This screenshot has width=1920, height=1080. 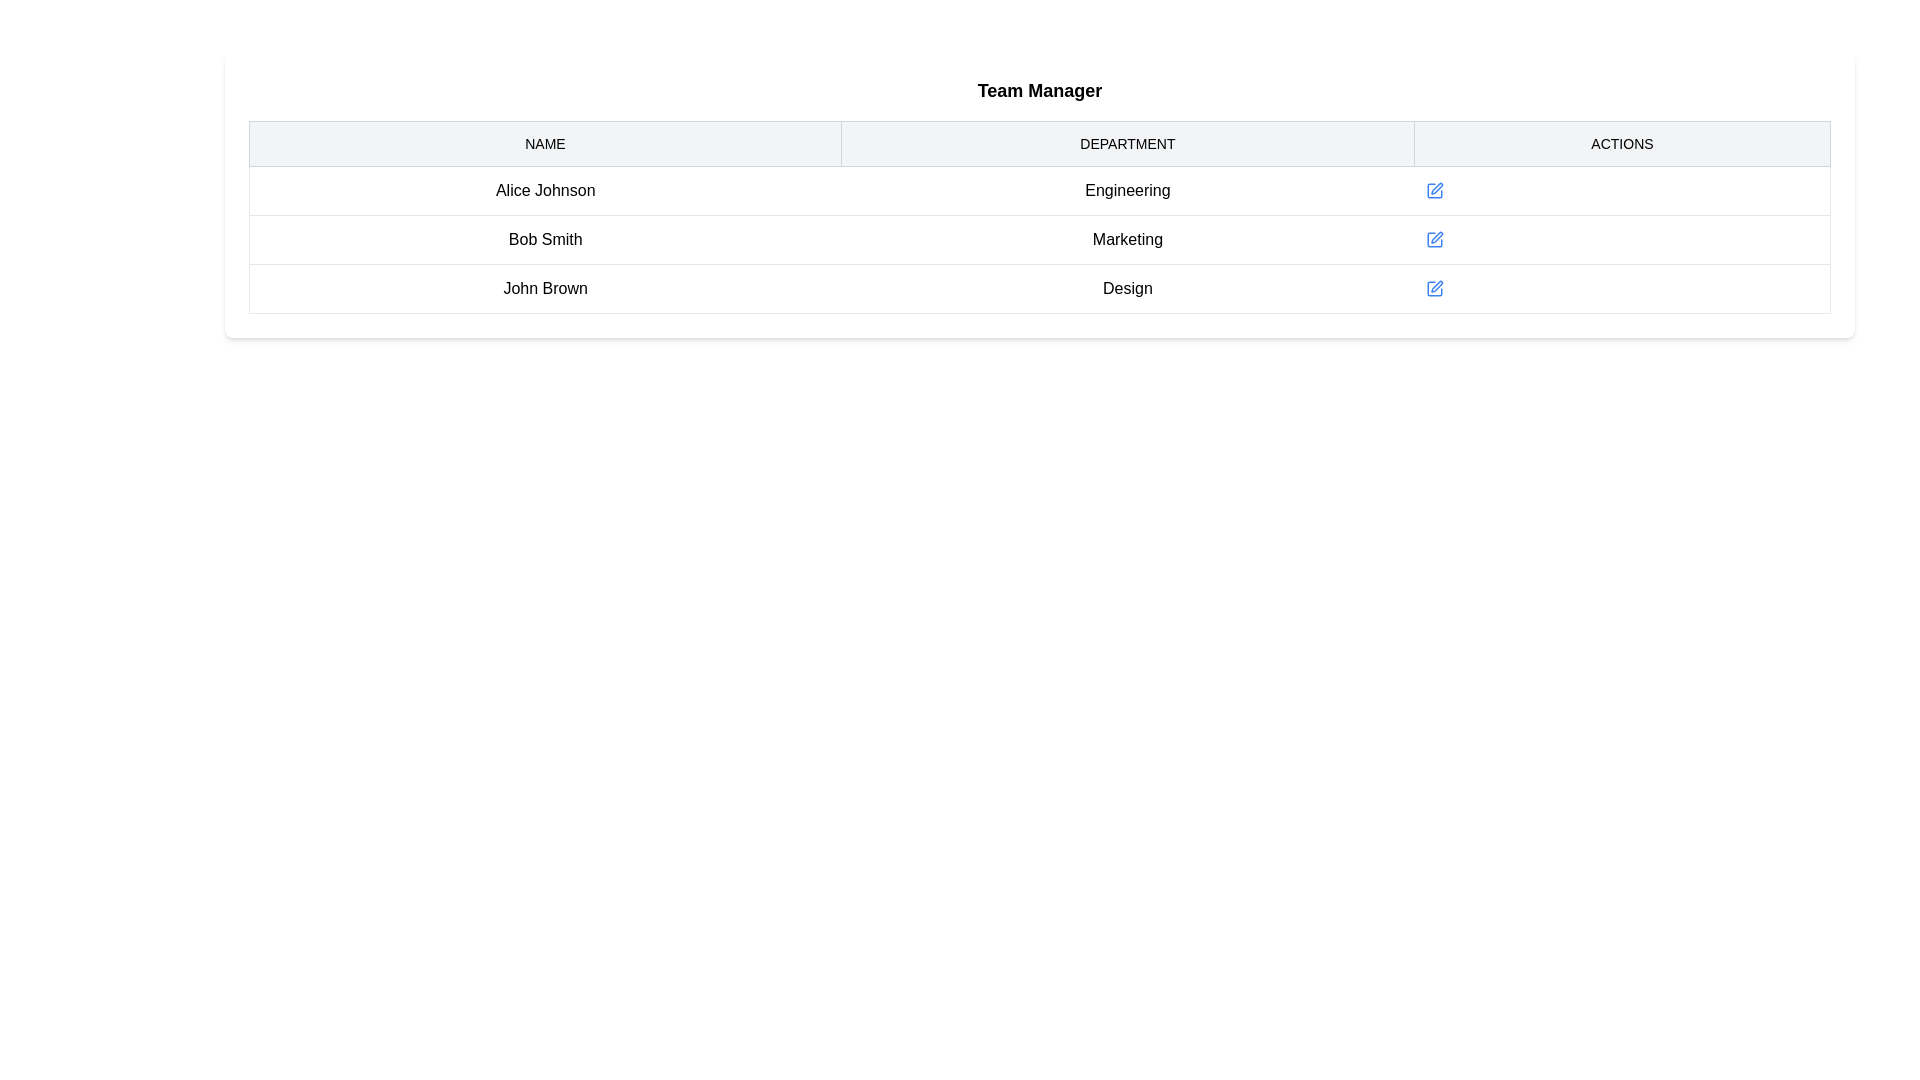 What do you see at coordinates (1435, 188) in the screenshot?
I see `the stylized square pen icon in the 'Actions' column under the 'Team Manager' heading to initiate editing` at bounding box center [1435, 188].